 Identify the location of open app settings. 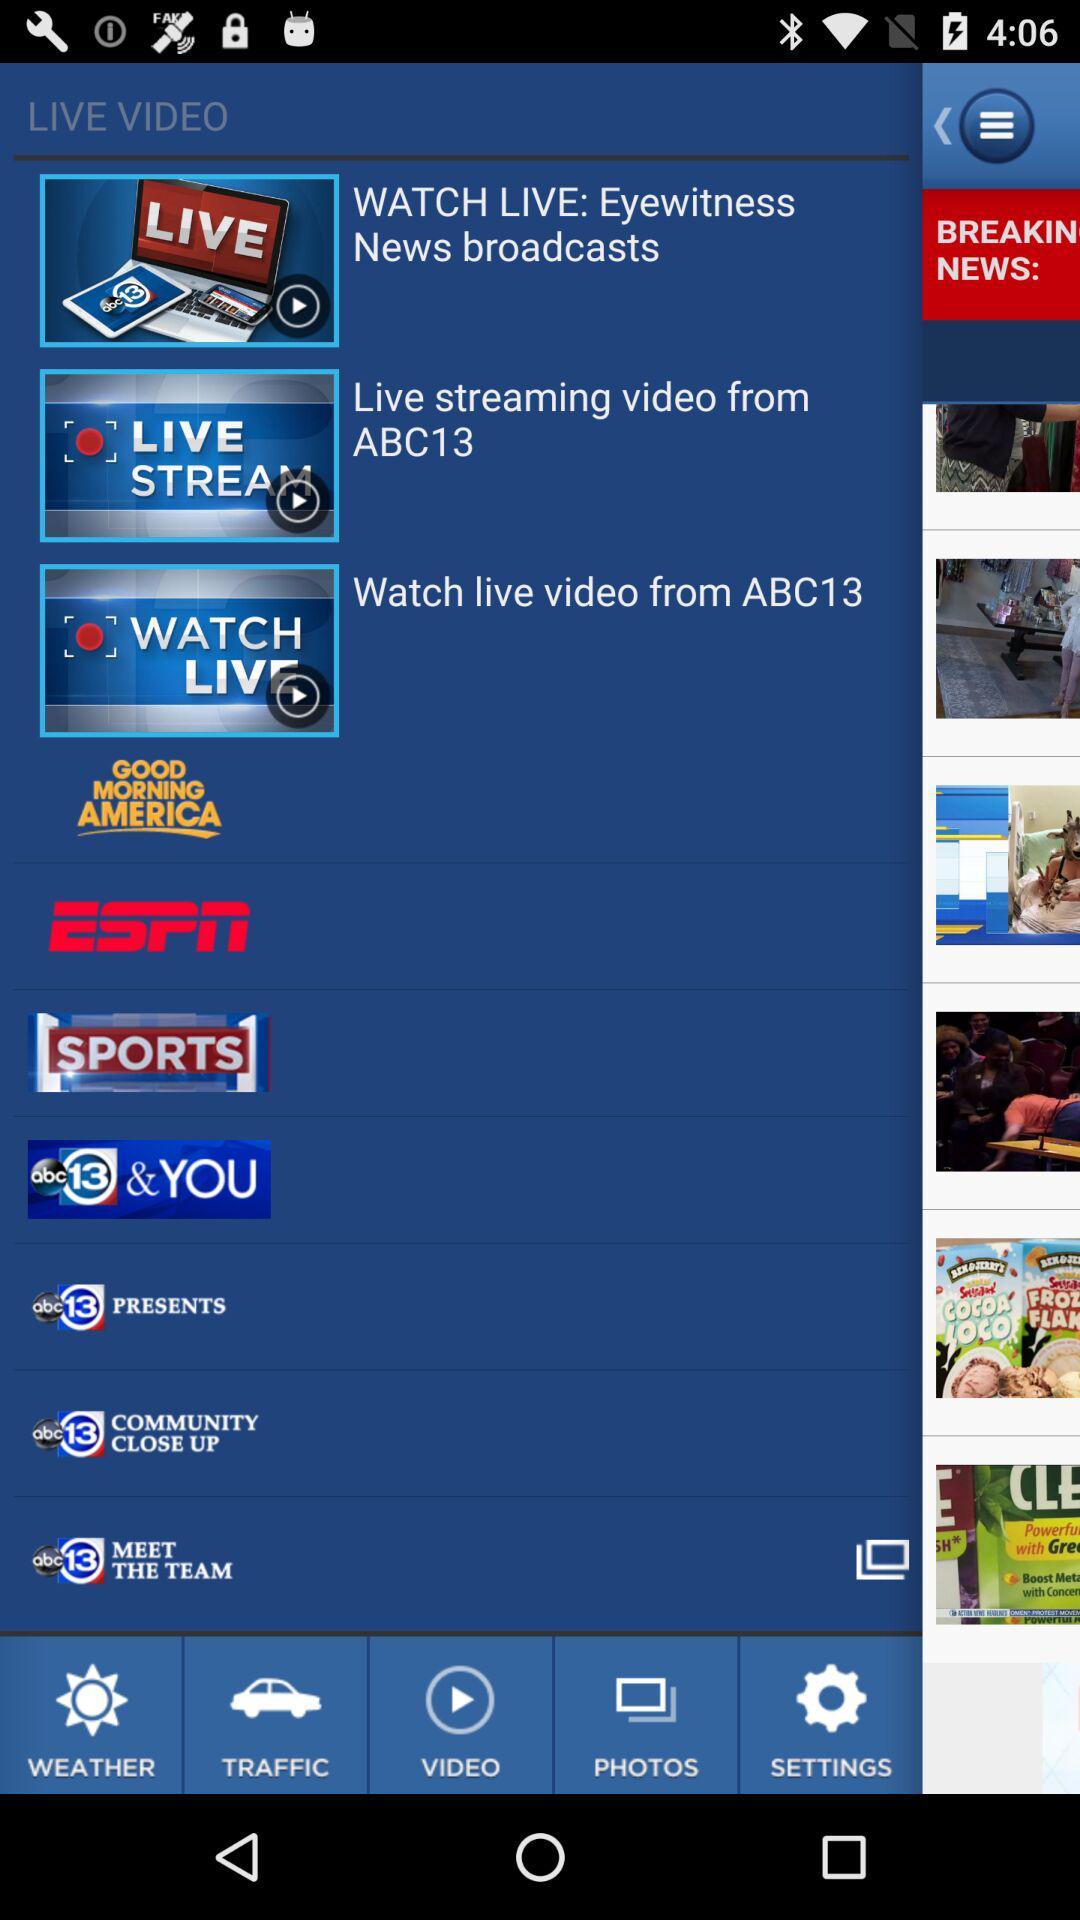
(831, 1714).